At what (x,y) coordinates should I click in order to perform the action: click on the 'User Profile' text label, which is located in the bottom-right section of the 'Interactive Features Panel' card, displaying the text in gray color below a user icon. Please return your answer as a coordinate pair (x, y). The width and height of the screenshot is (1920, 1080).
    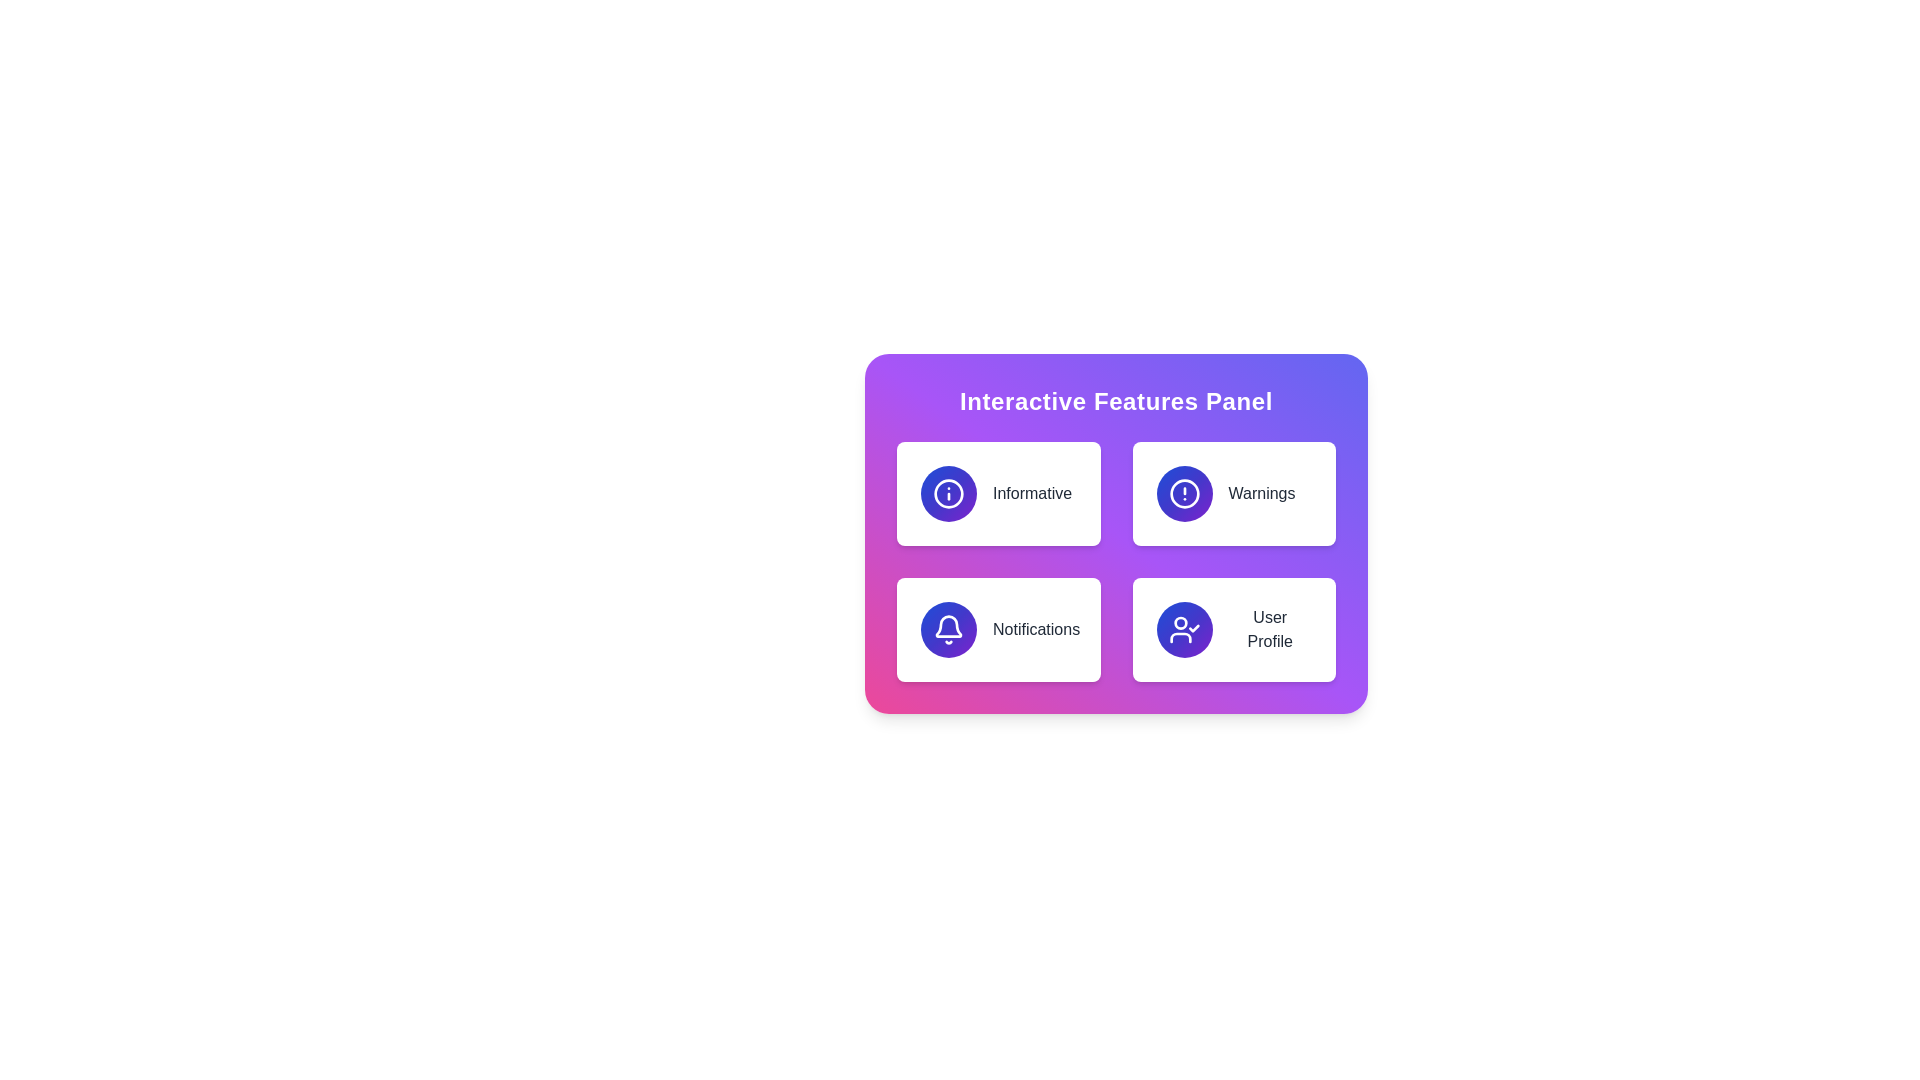
    Looking at the image, I should click on (1269, 628).